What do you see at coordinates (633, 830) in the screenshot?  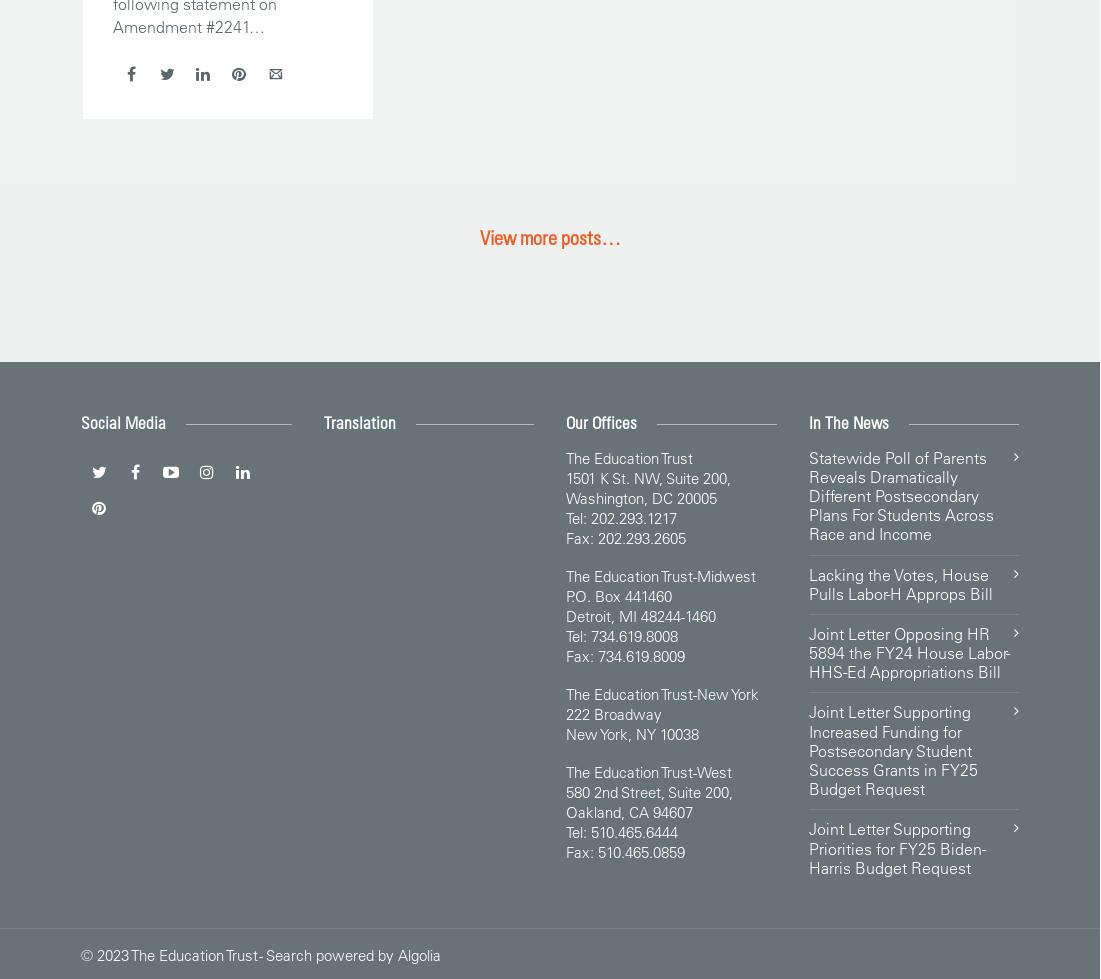 I see `'510.465.6444'` at bounding box center [633, 830].